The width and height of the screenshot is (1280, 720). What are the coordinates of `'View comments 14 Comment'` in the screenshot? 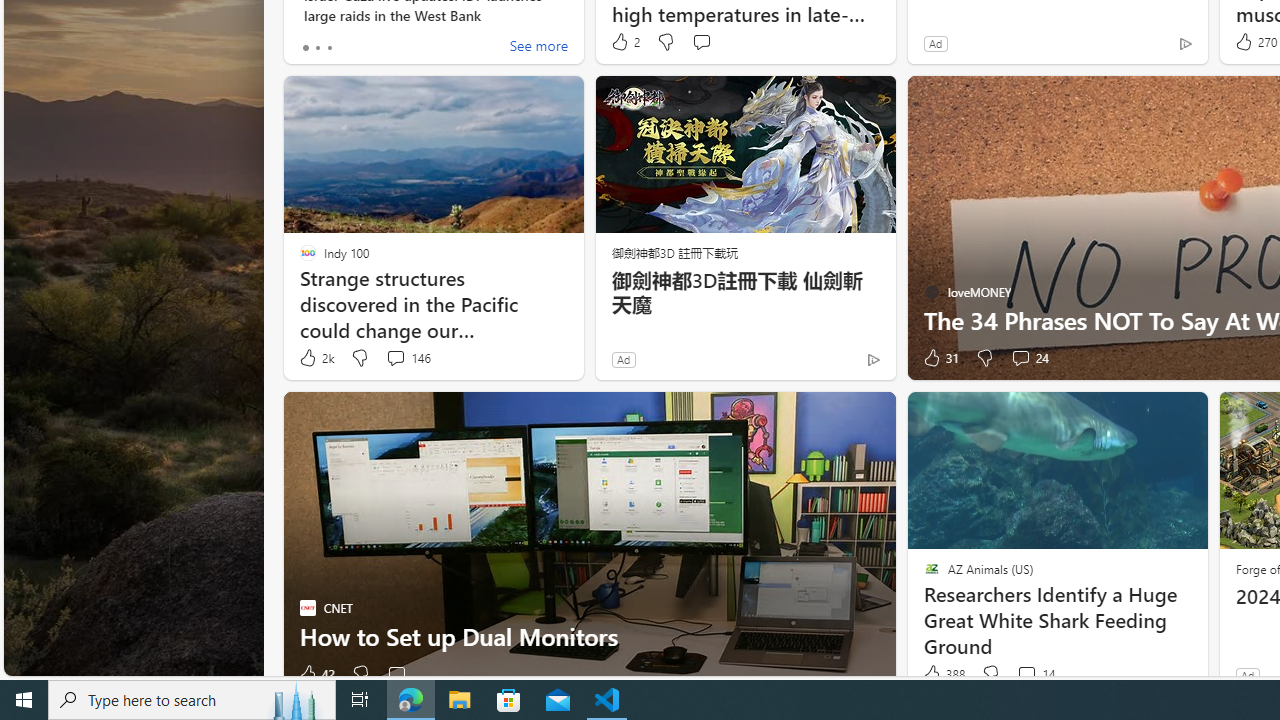 It's located at (1026, 673).